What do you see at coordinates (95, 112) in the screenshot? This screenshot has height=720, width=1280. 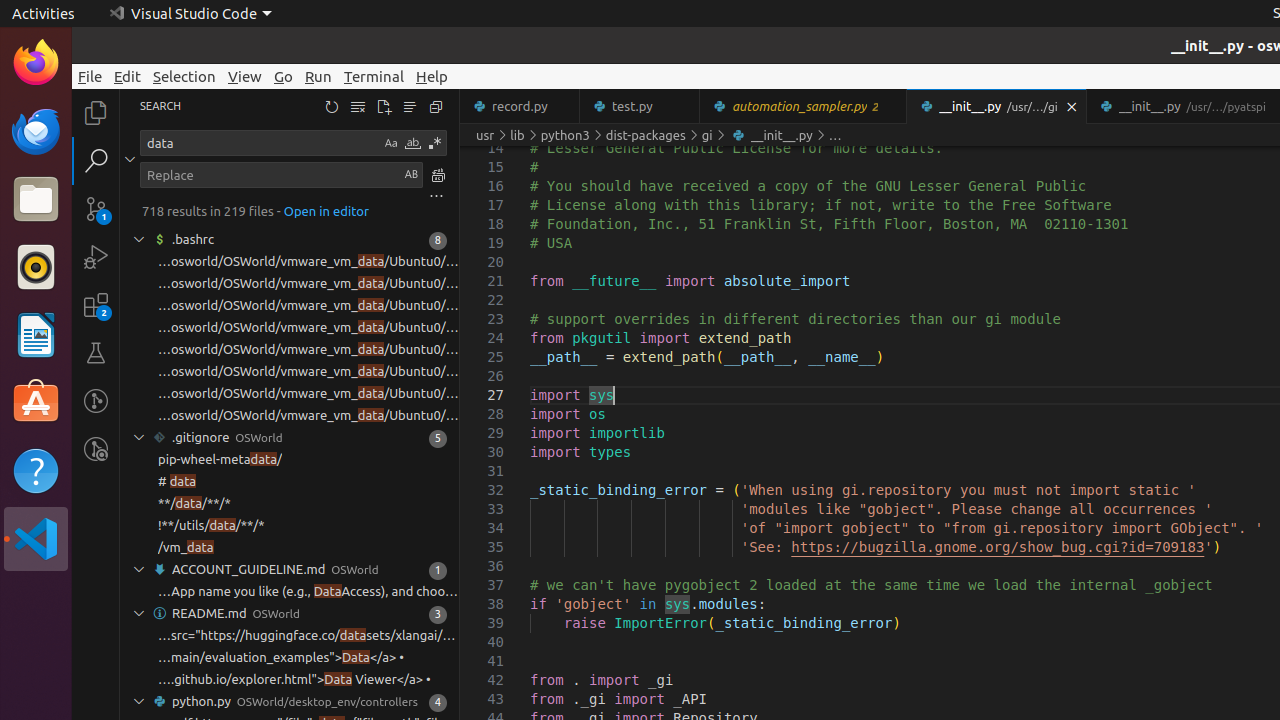 I see `'Explorer (Ctrl+Shift+E)'` at bounding box center [95, 112].